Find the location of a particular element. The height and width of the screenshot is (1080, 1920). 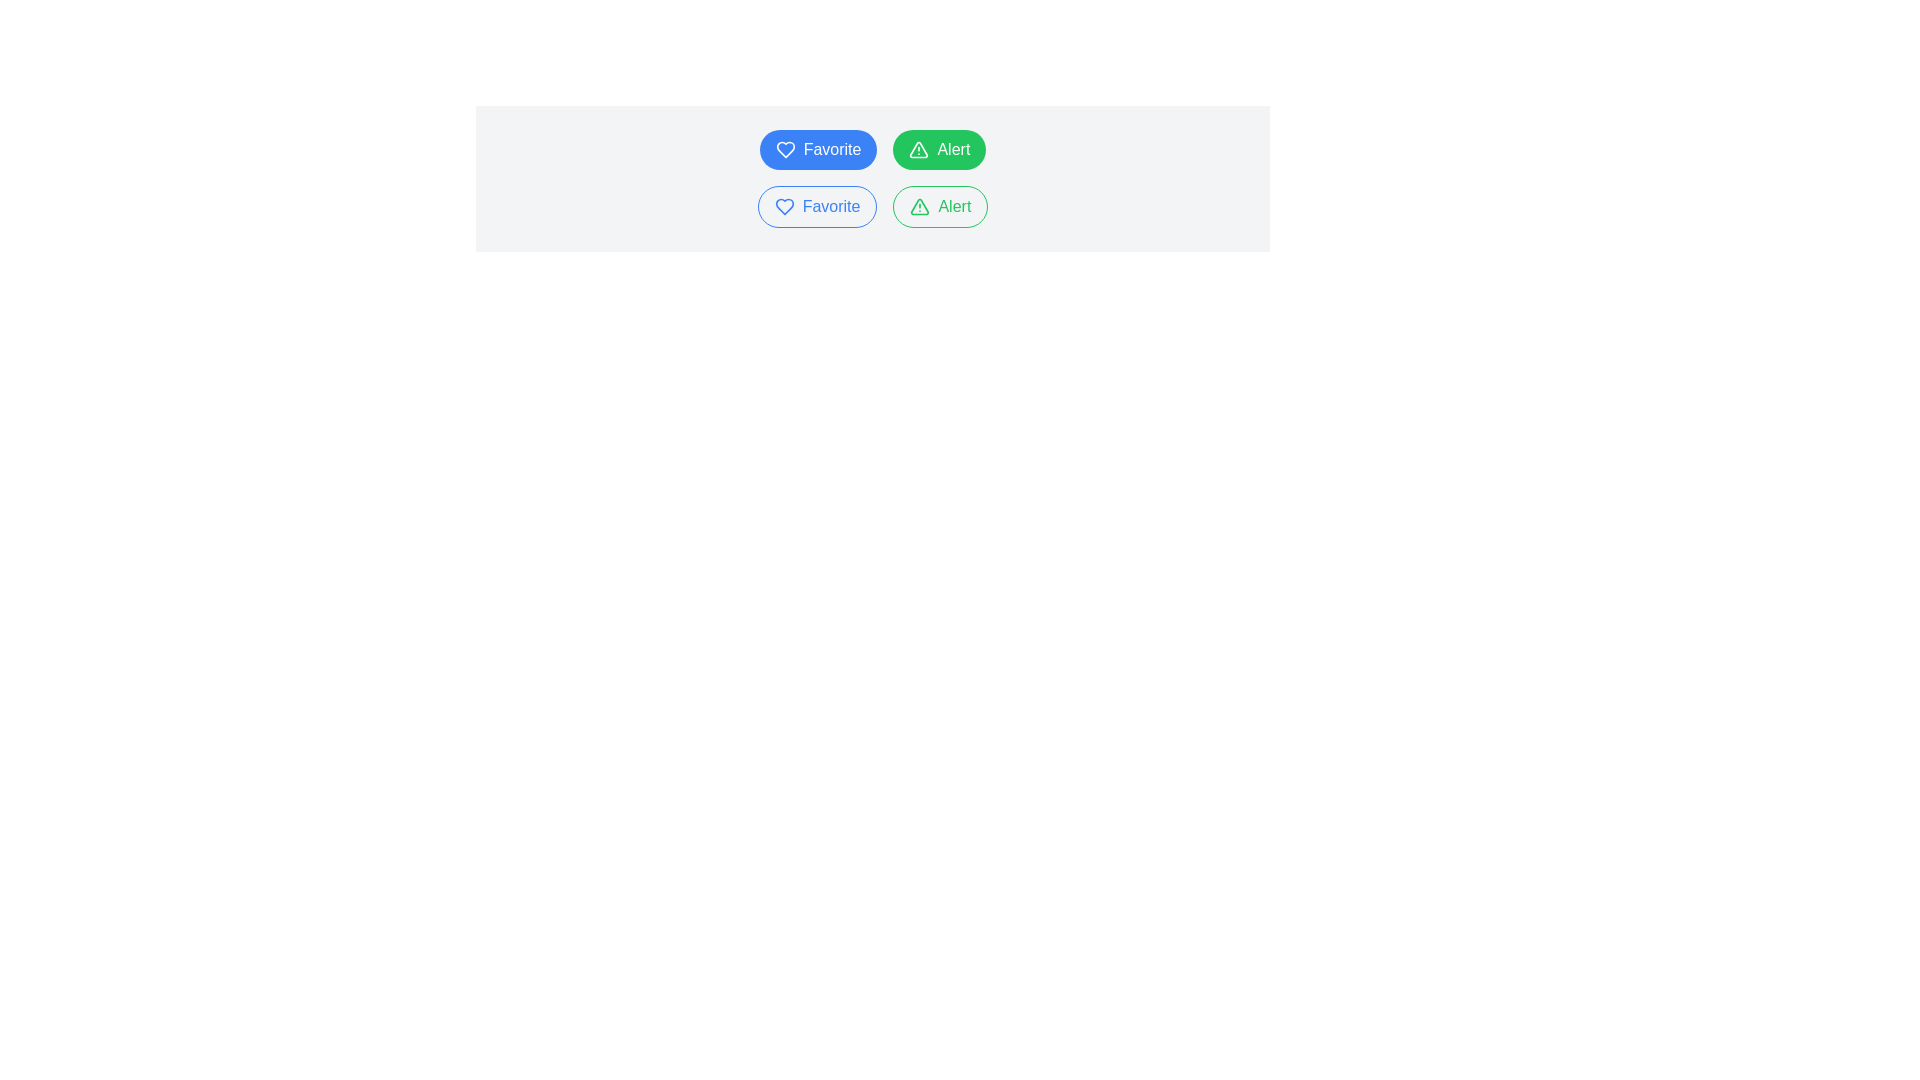

the heart icon inside the blue button labeled 'Favorite', which is positioned on the top row of the button group is located at coordinates (784, 149).